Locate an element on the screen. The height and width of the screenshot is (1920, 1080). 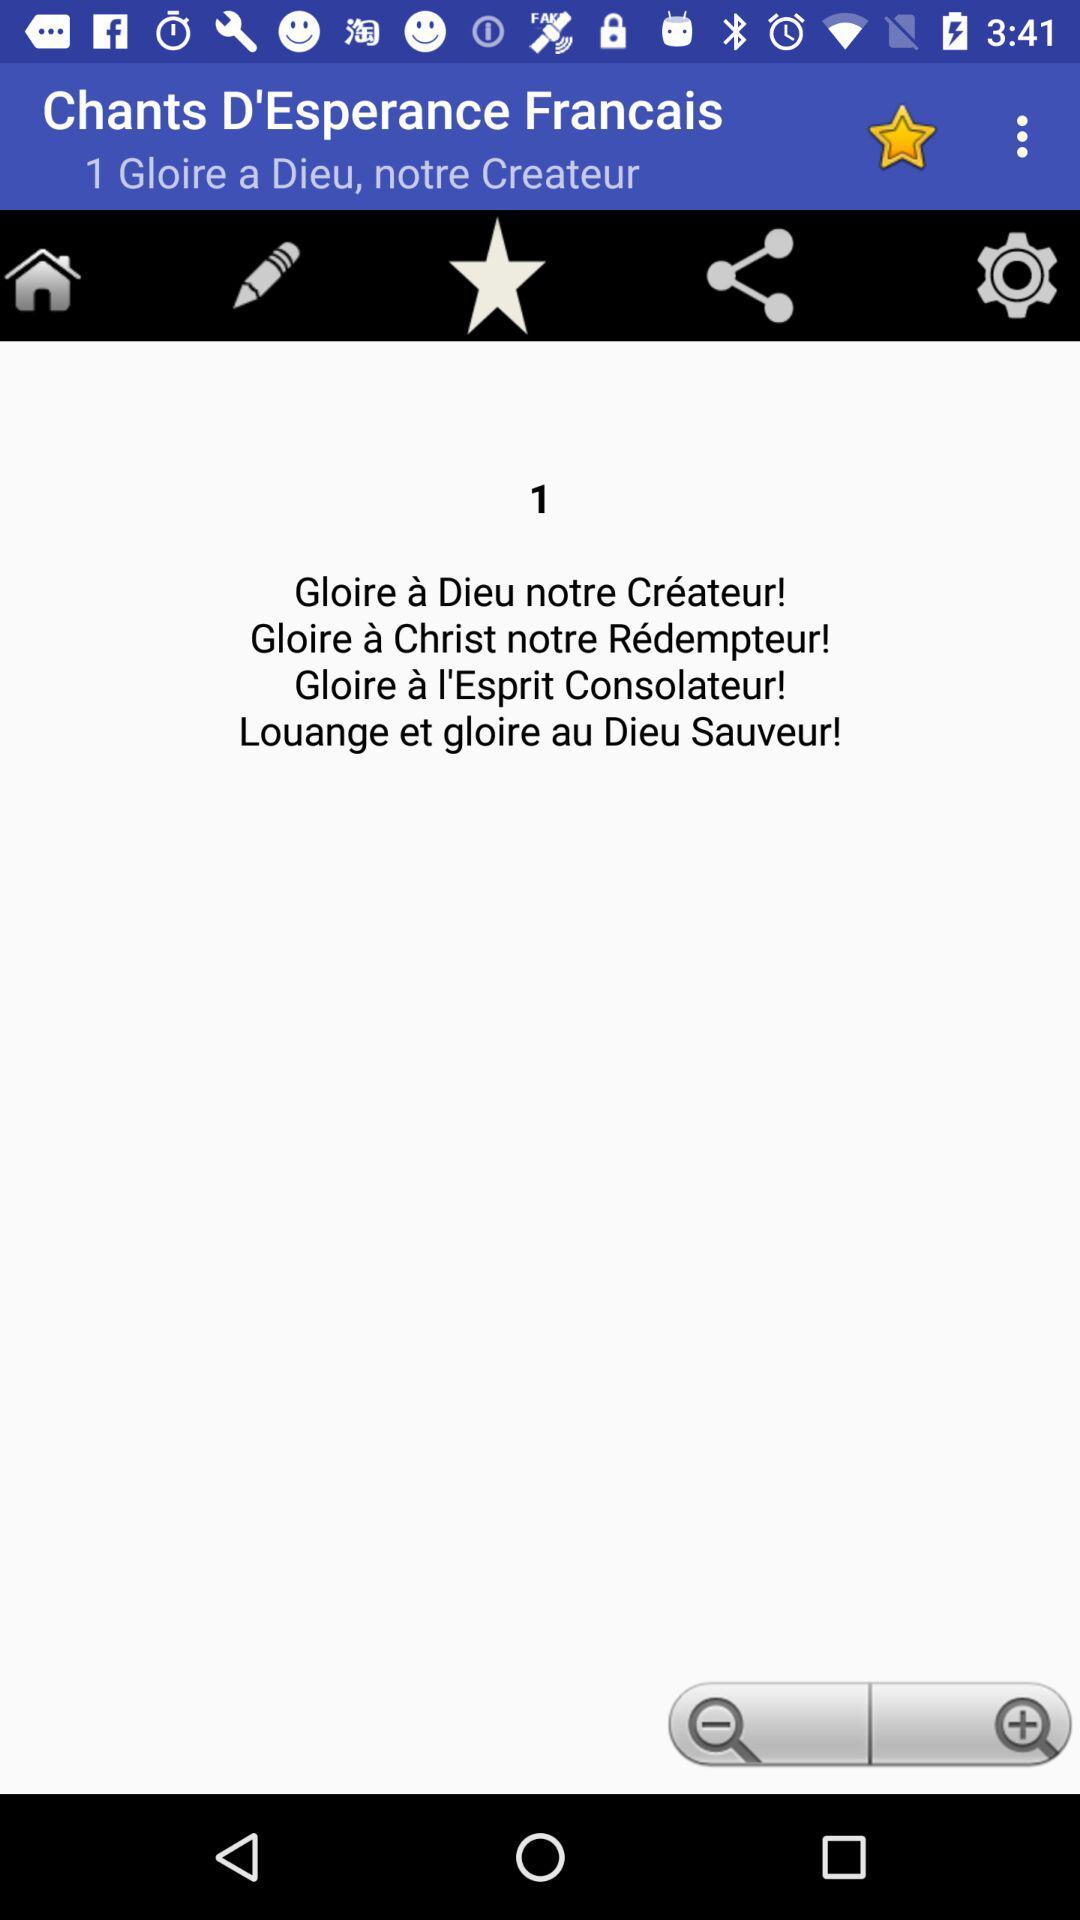
home screen is located at coordinates (42, 274).